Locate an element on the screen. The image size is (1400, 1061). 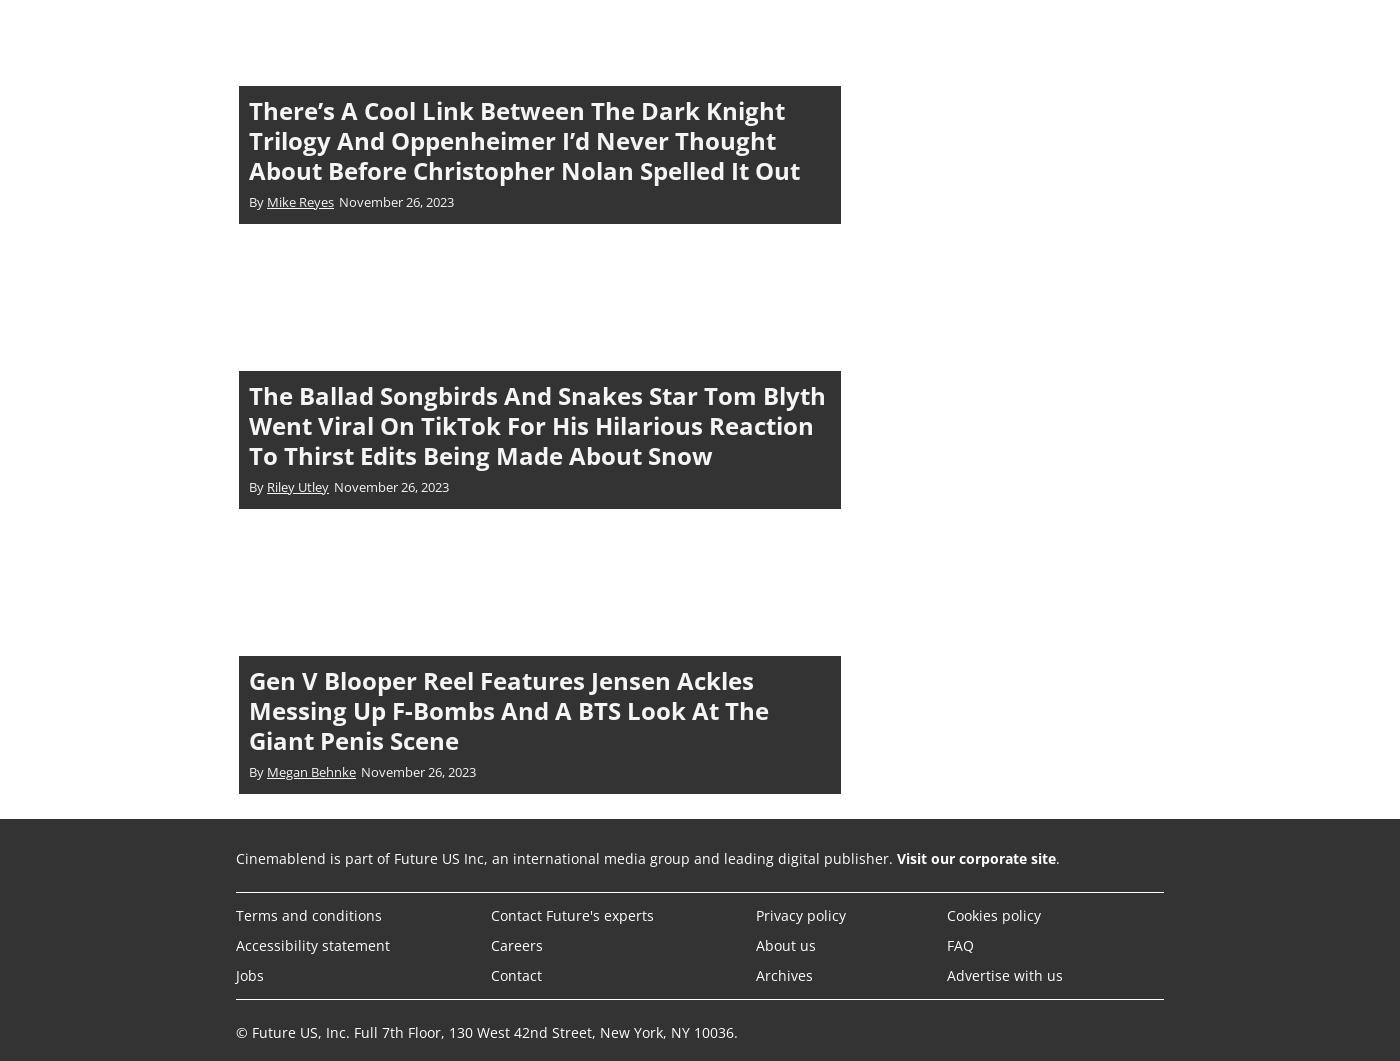
'Privacy policy' is located at coordinates (799, 913).